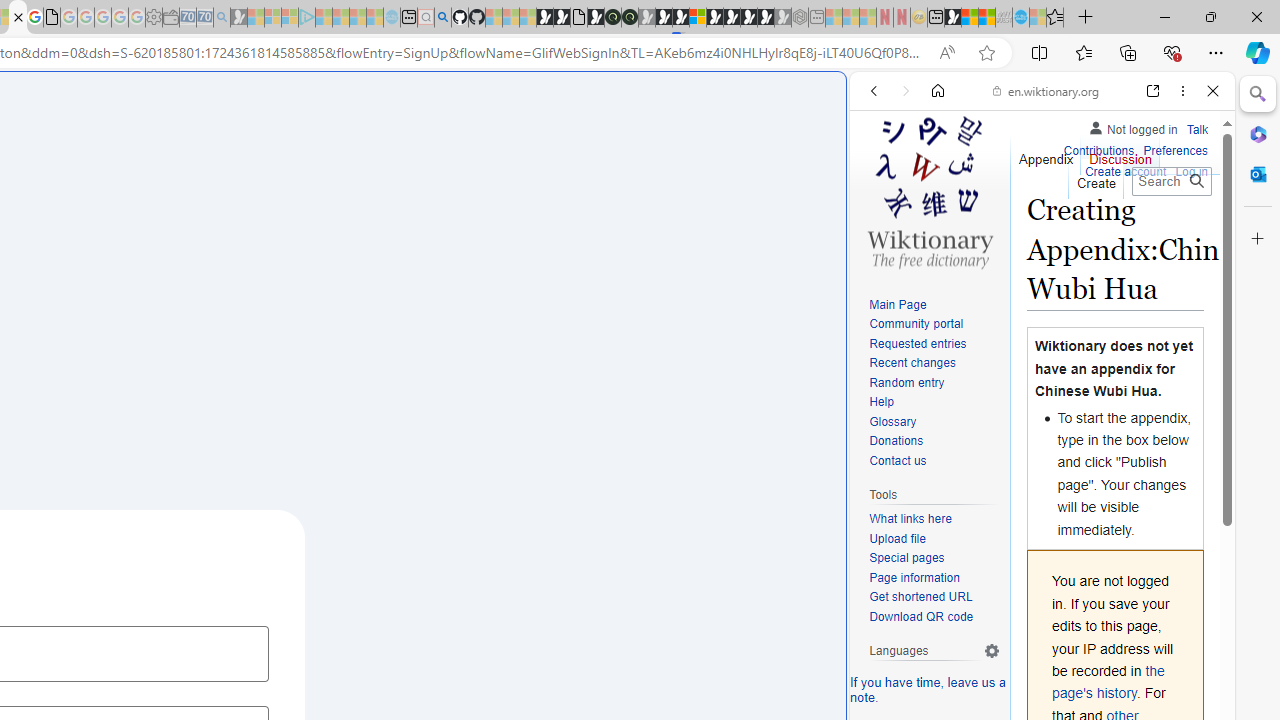 This screenshot has width=1280, height=720. What do you see at coordinates (1197, 129) in the screenshot?
I see `'Talk'` at bounding box center [1197, 129].